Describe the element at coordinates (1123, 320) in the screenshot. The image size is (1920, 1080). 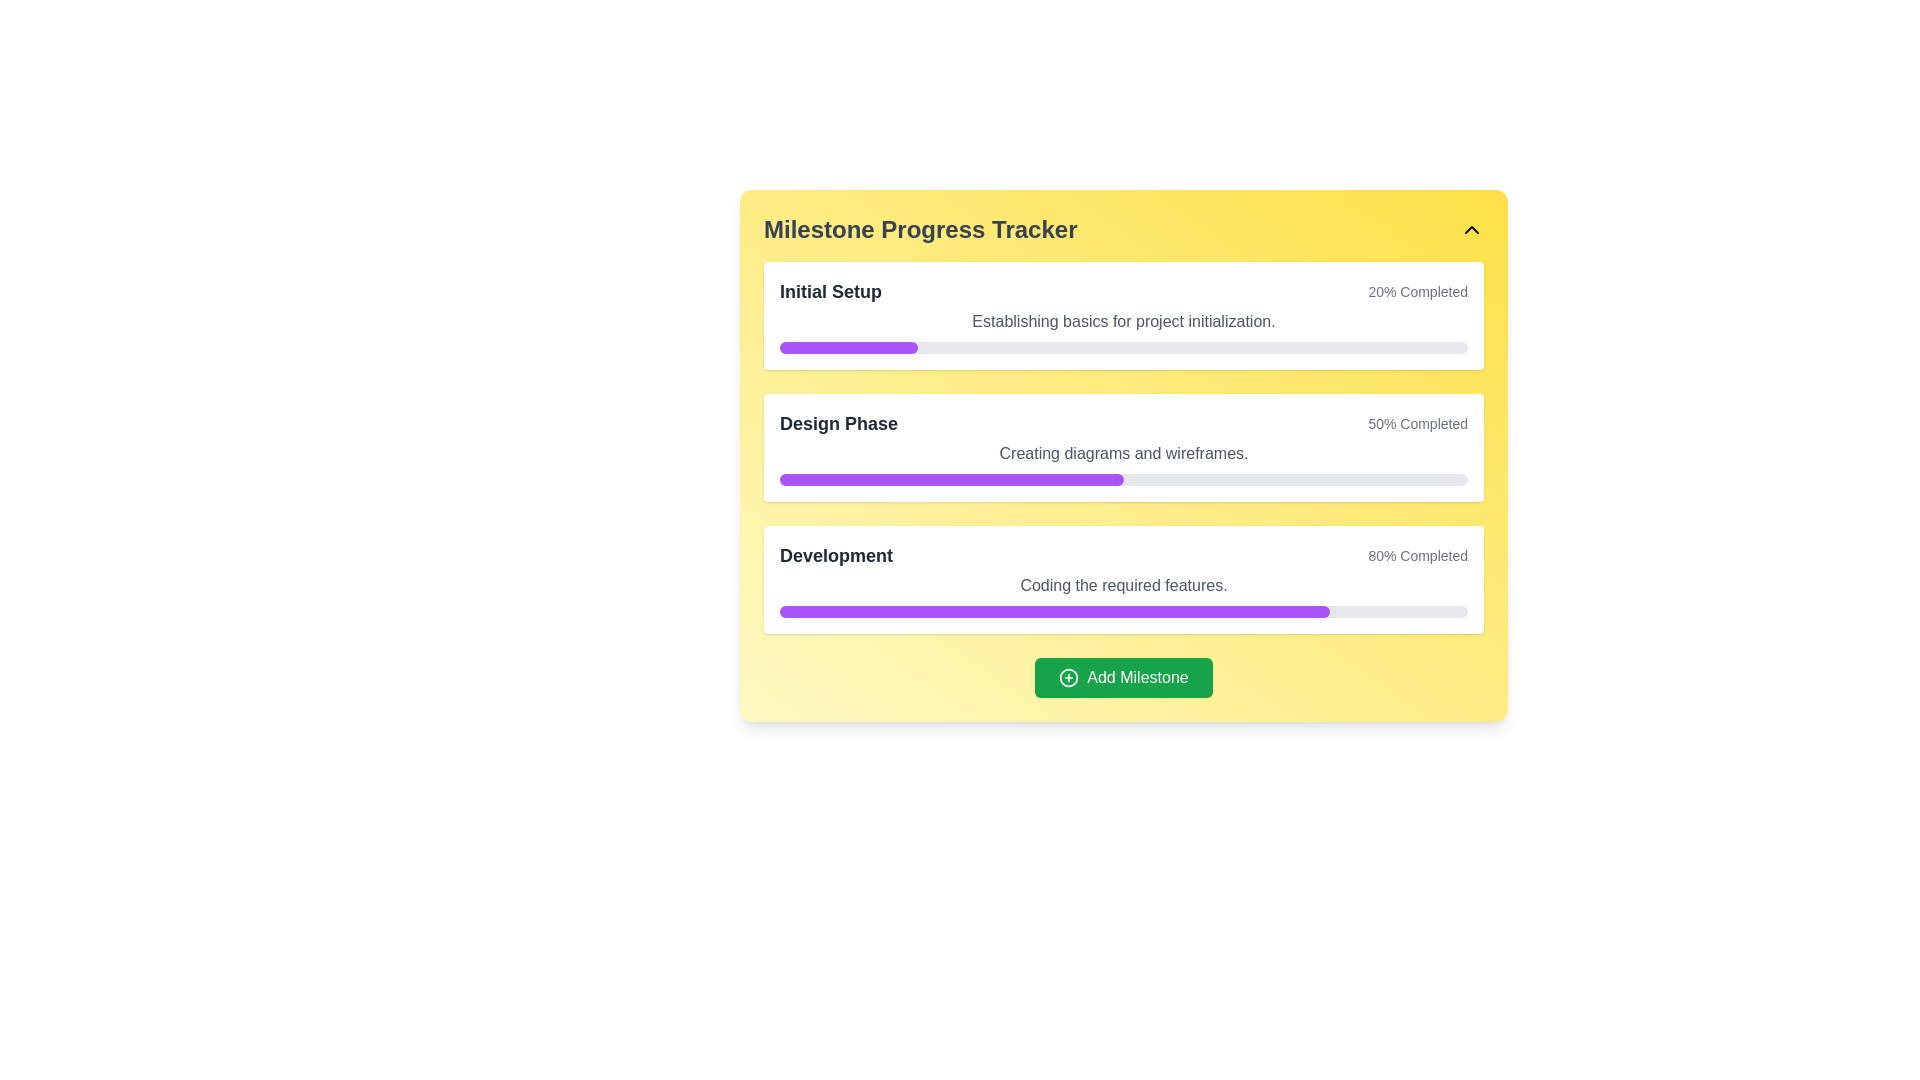
I see `the descriptive text block that informs the user about the current task or phase within the 'Initial Setup' stage of the project` at that location.